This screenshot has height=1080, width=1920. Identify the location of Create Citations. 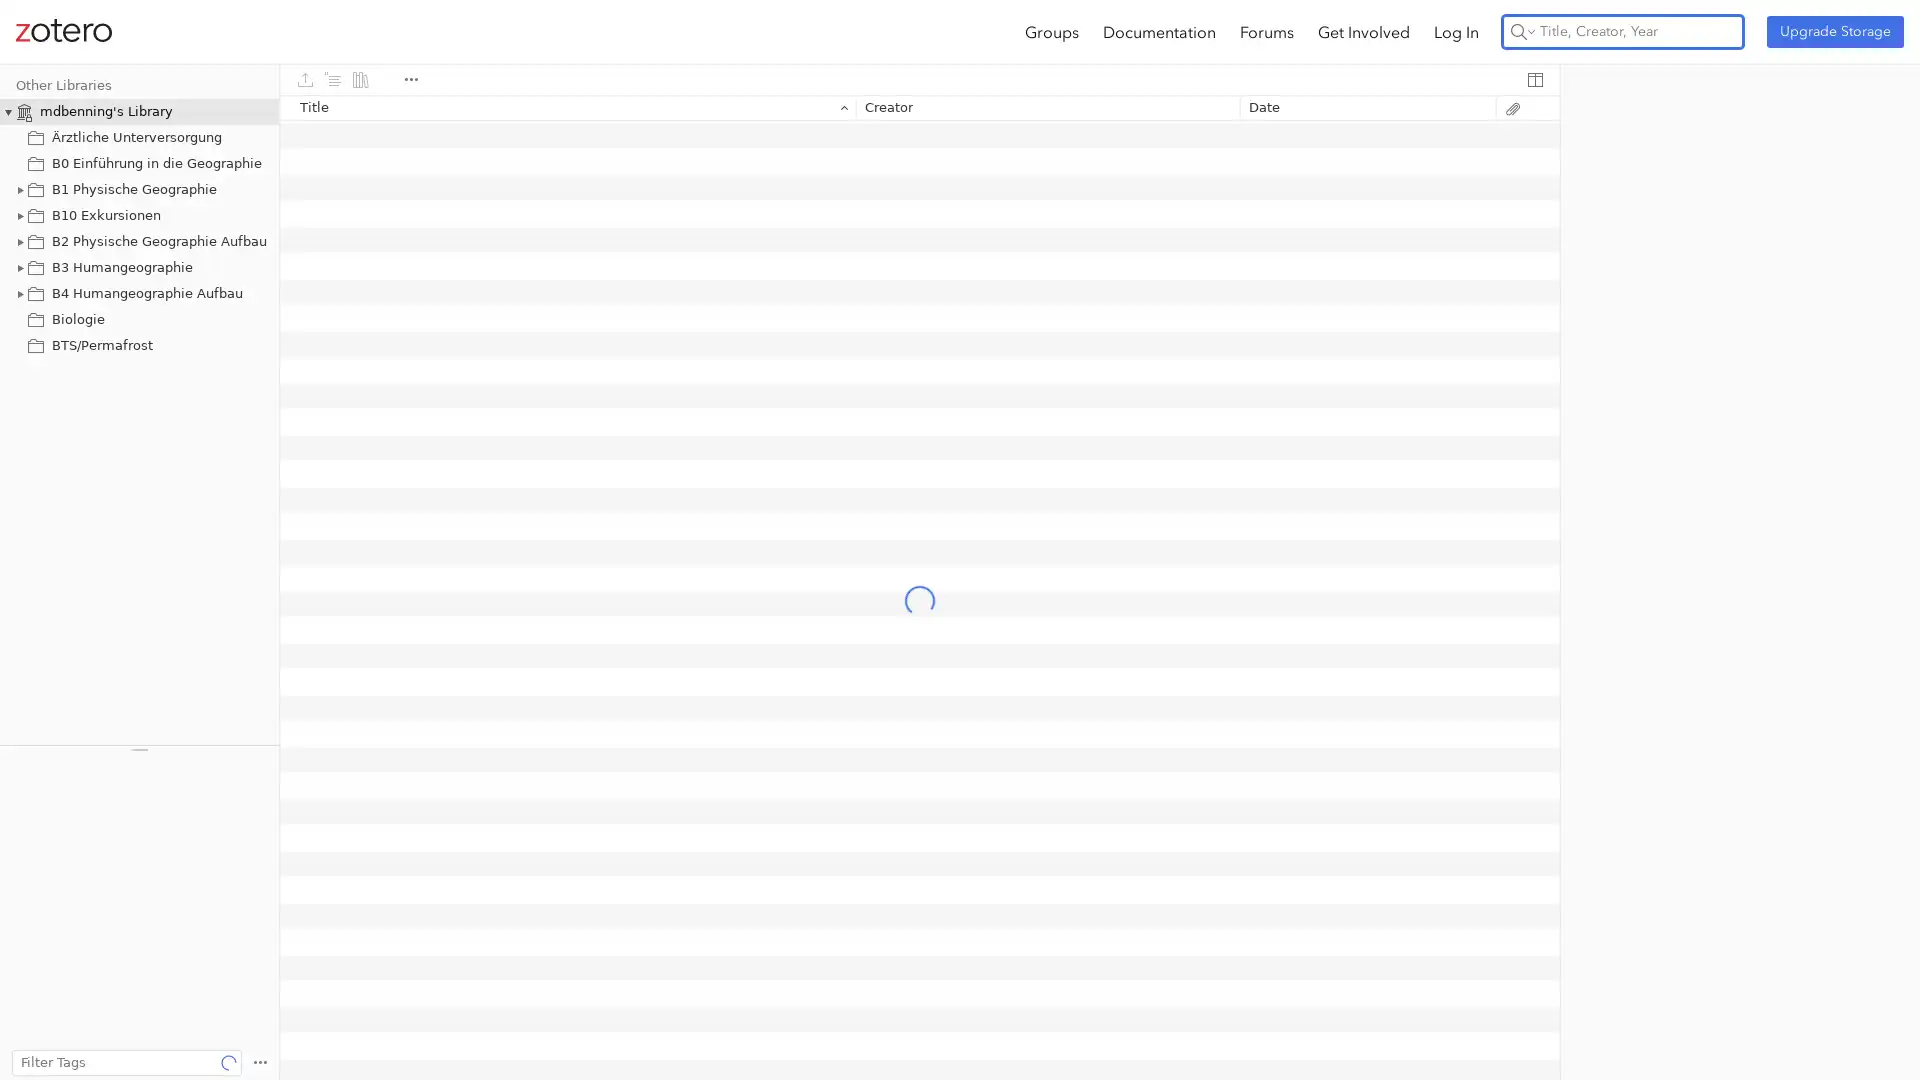
(332, 79).